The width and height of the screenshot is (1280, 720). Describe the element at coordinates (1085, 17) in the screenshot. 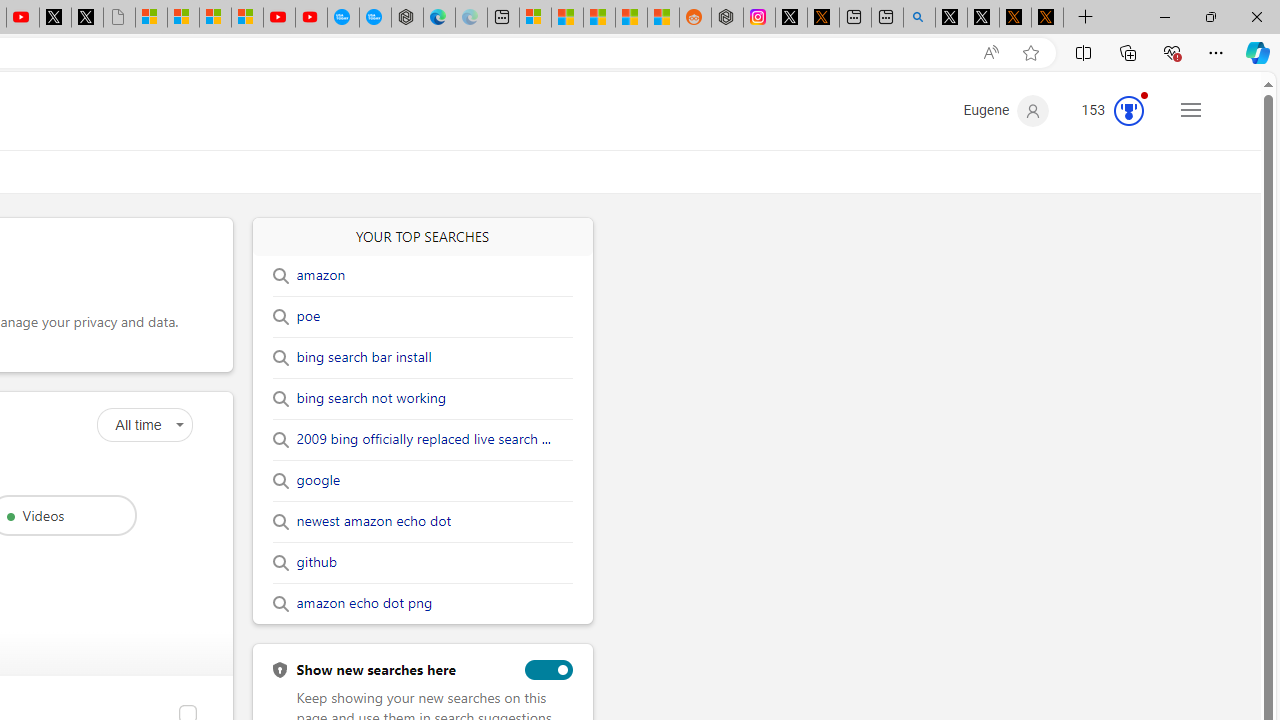

I see `'New Tab'` at that location.